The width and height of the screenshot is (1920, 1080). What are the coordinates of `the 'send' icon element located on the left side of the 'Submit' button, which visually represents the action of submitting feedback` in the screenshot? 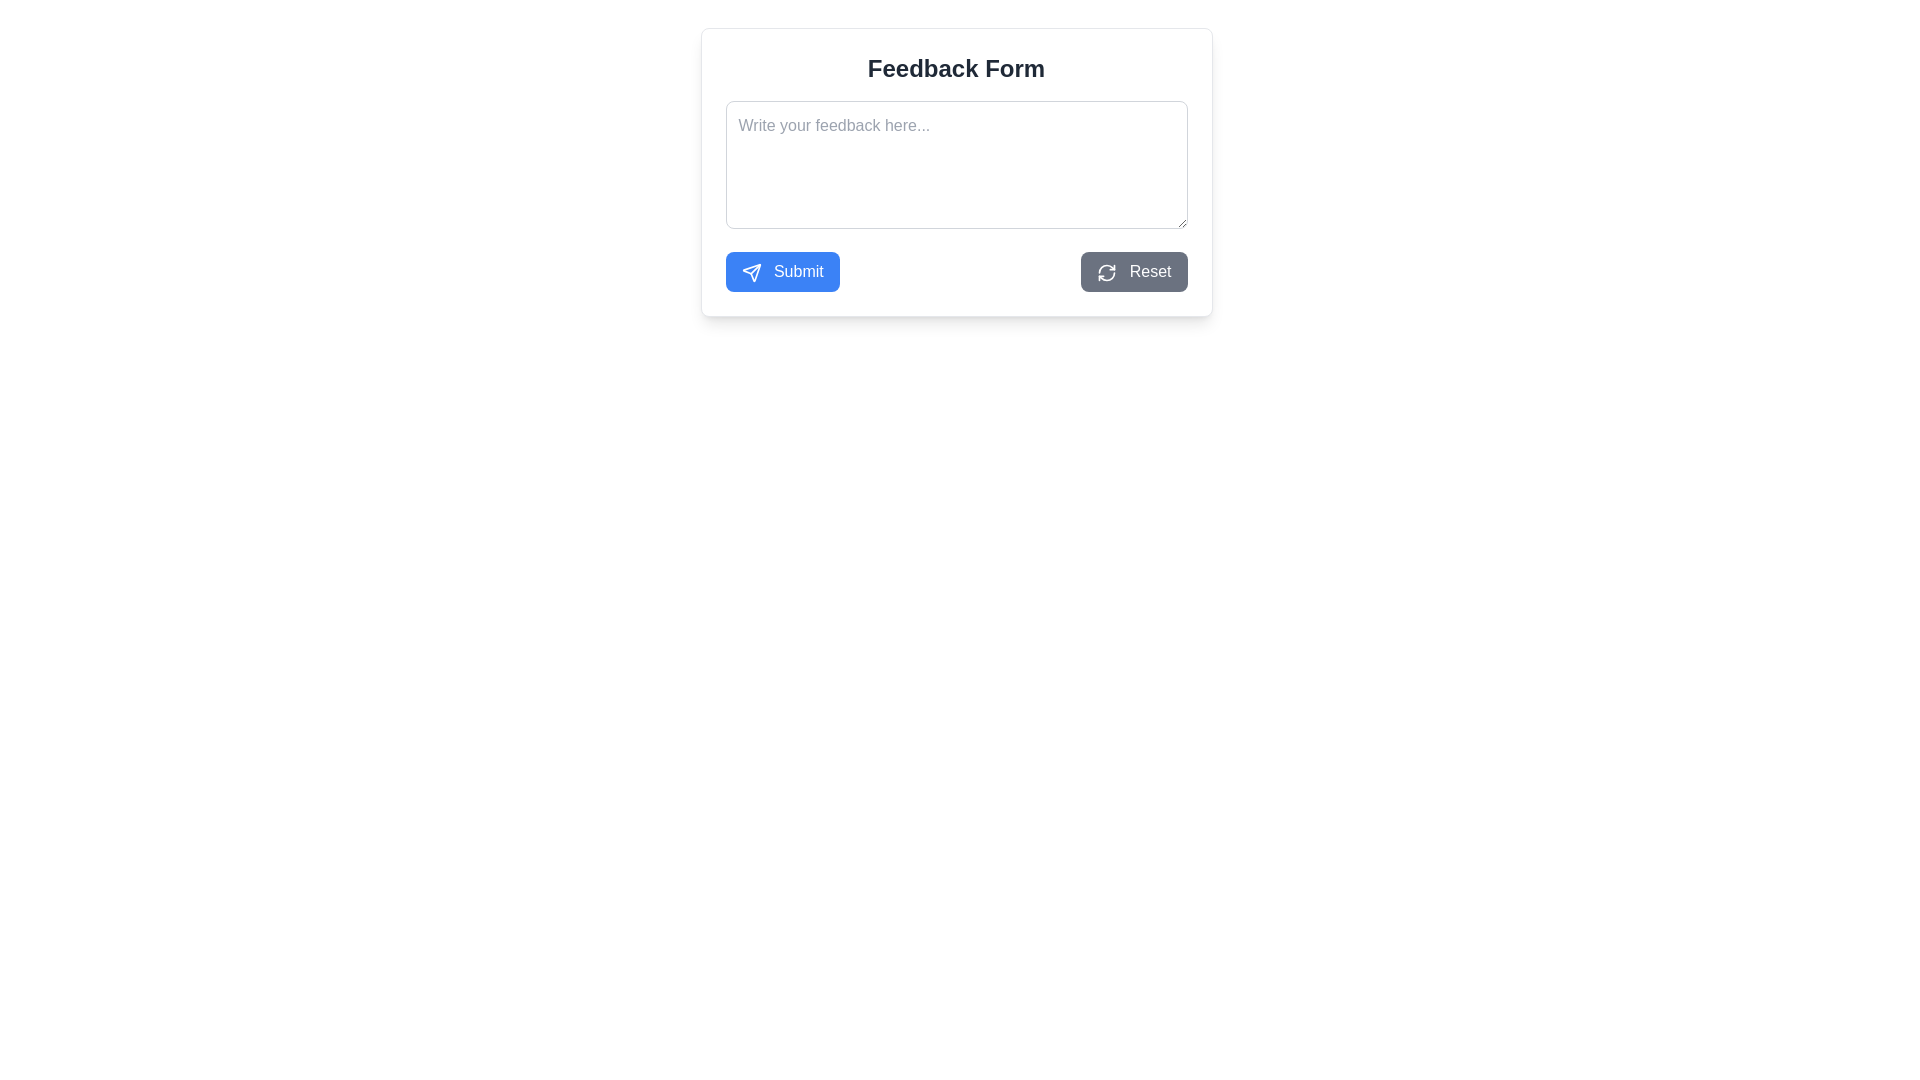 It's located at (750, 272).